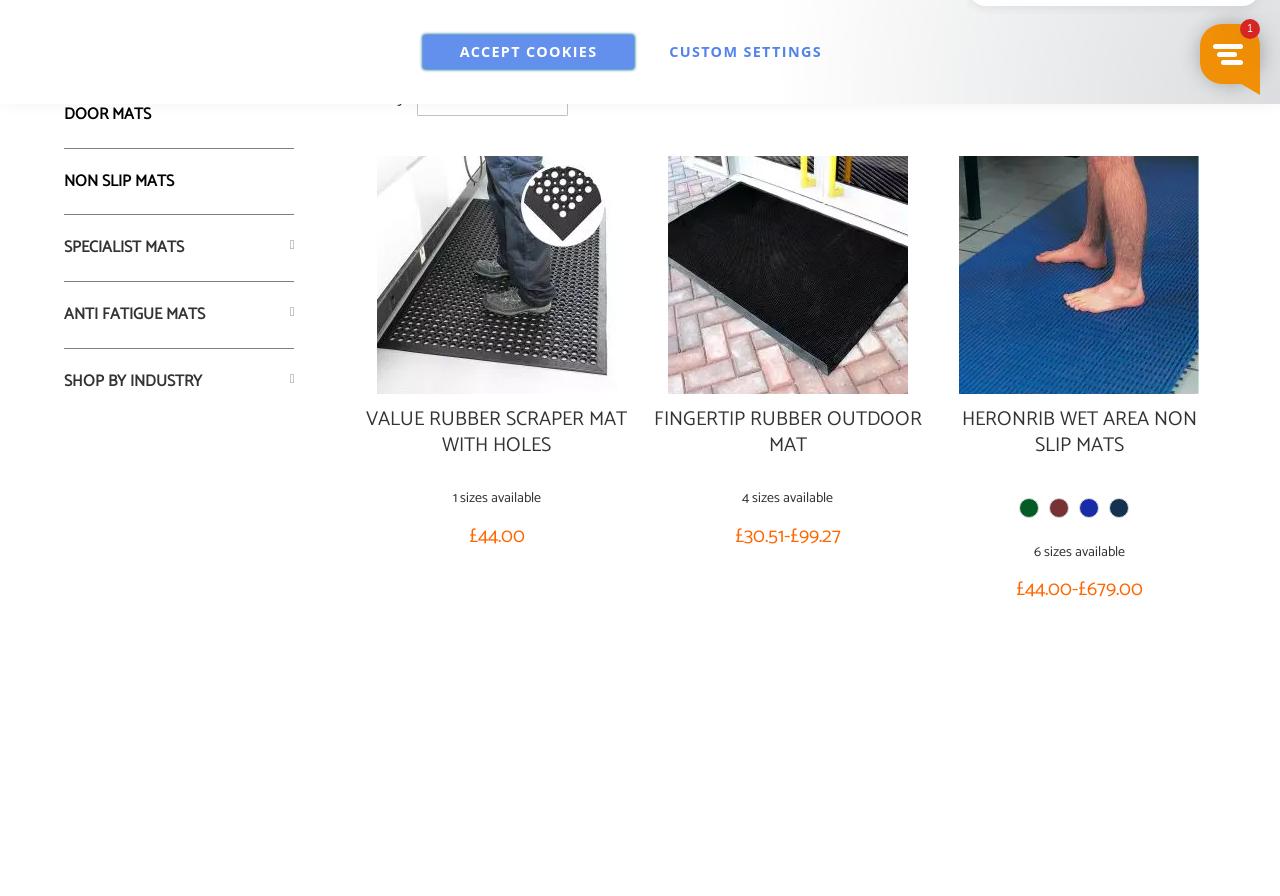  What do you see at coordinates (528, 50) in the screenshot?
I see `'Accept Cookies'` at bounding box center [528, 50].